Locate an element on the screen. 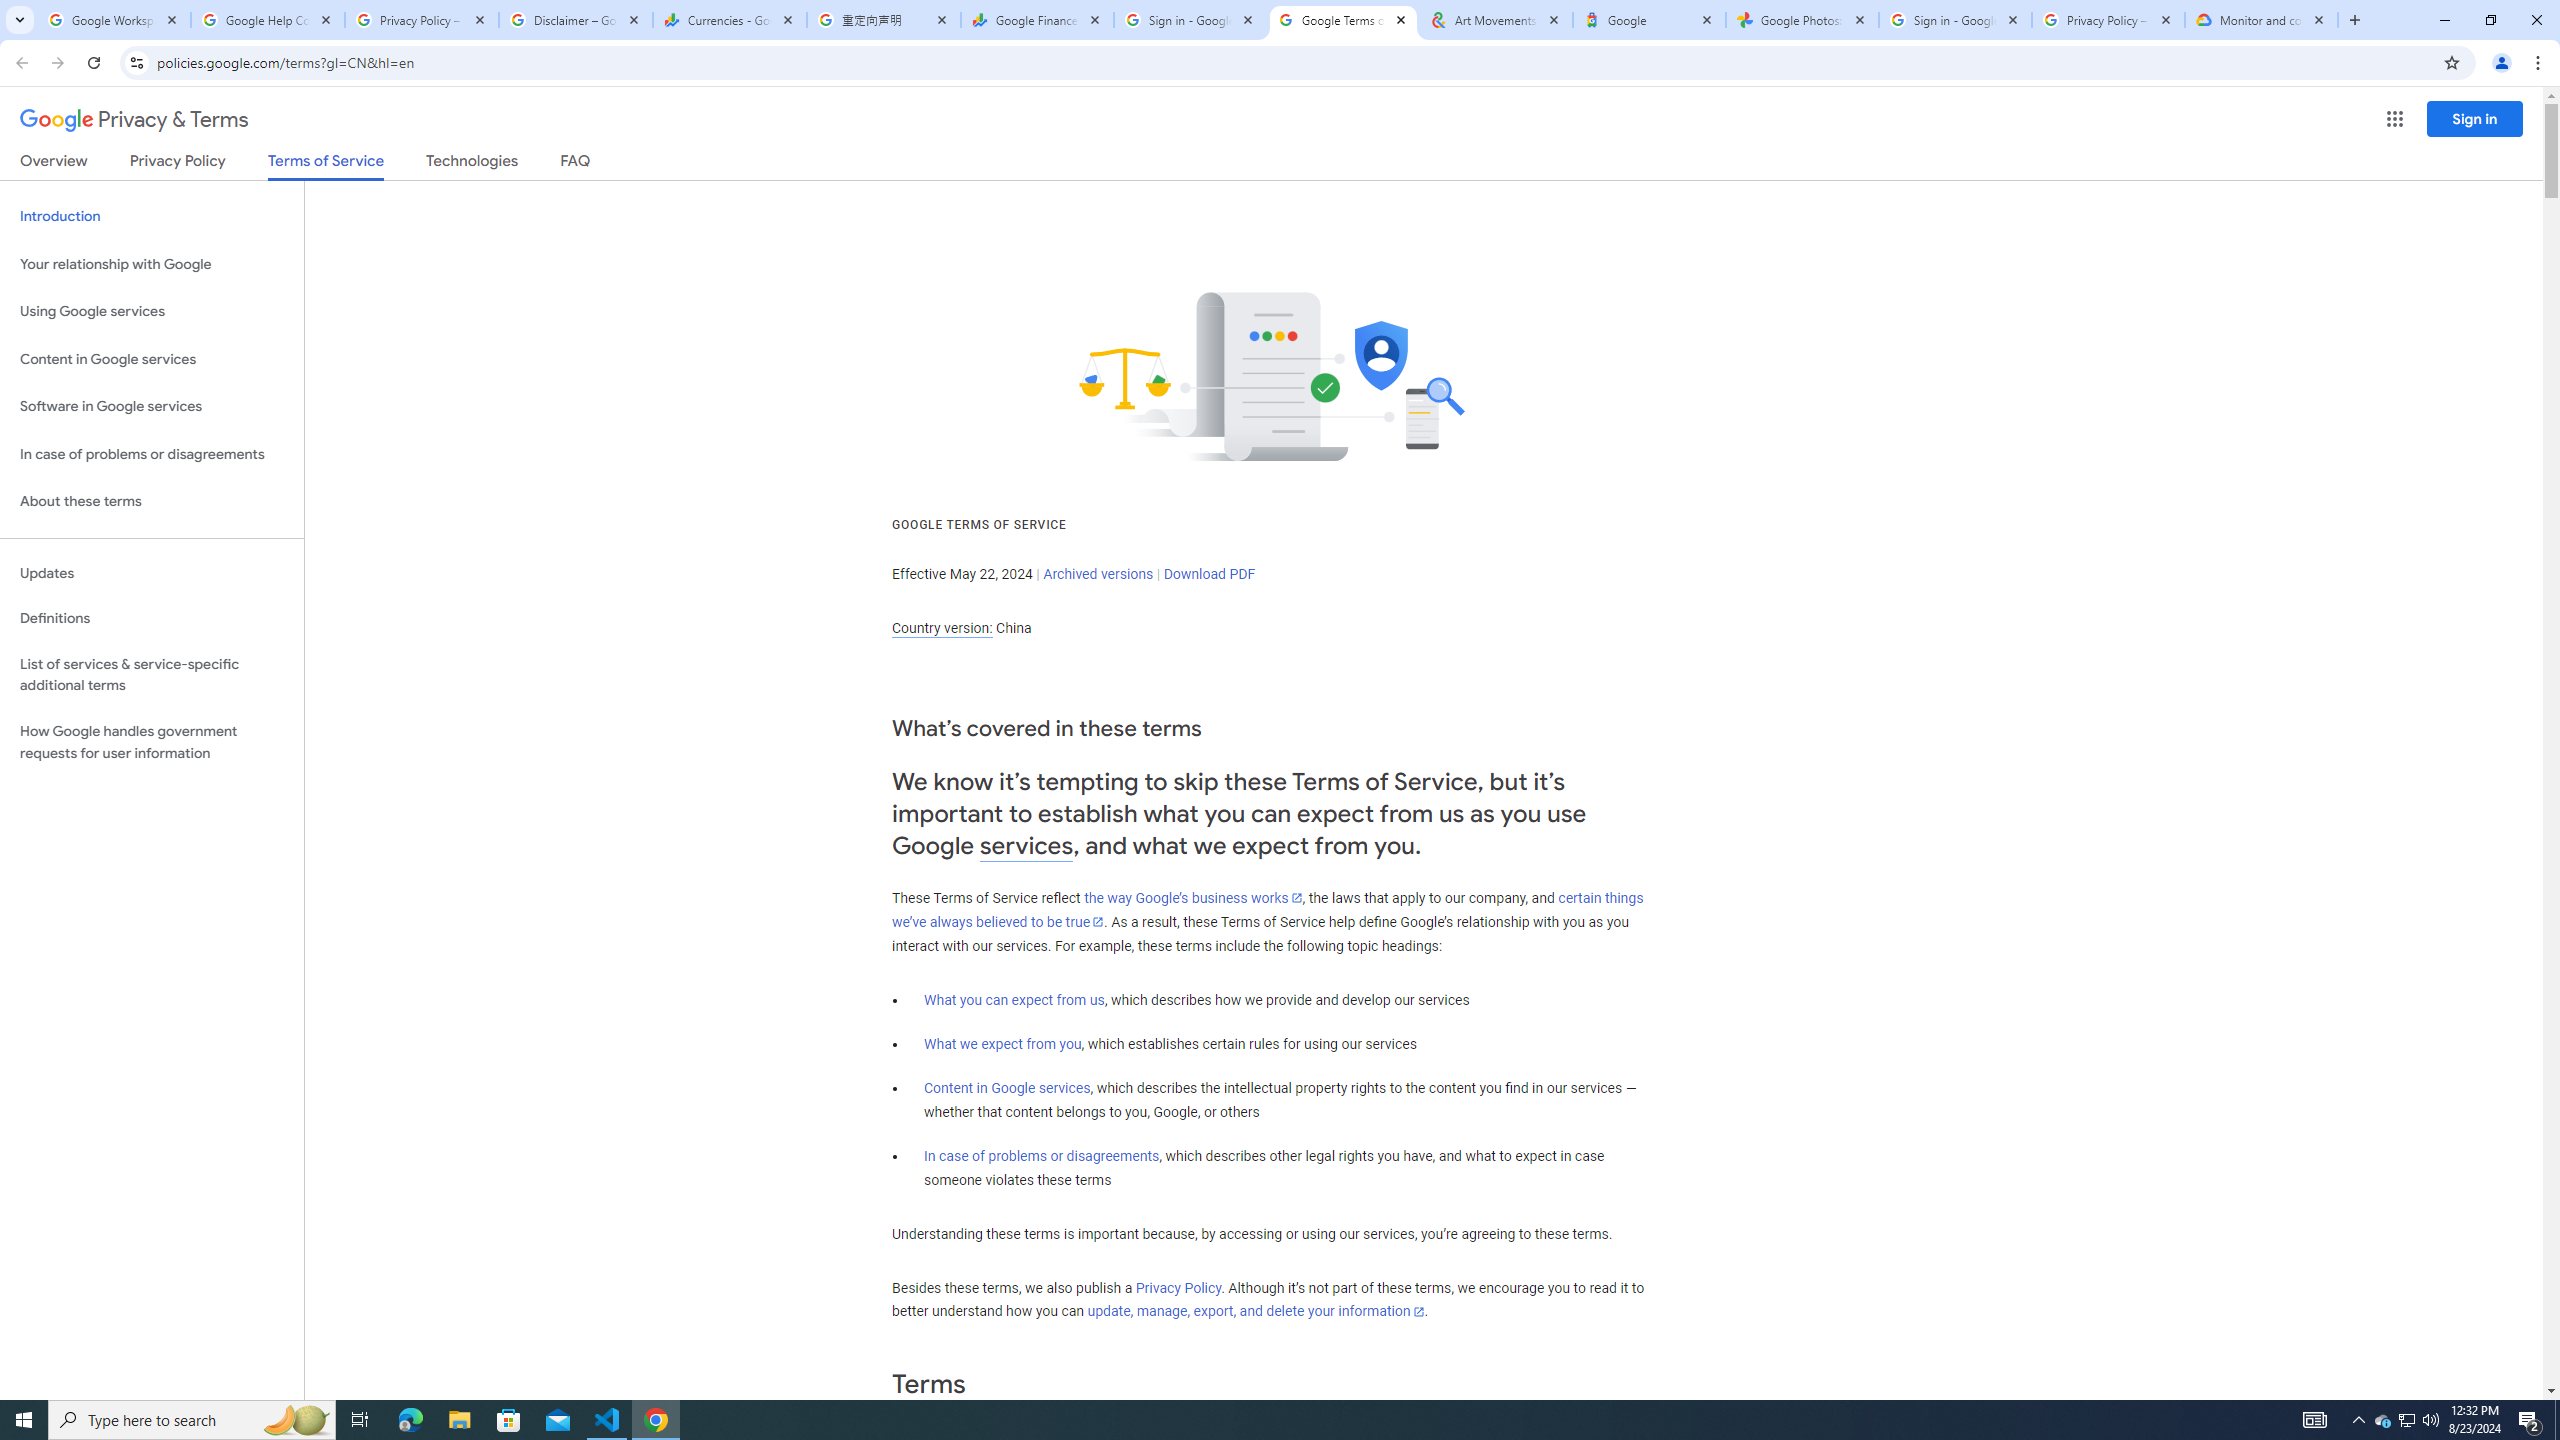 This screenshot has width=2560, height=1440. 'update, manage, export, and delete your information' is located at coordinates (1255, 1310).